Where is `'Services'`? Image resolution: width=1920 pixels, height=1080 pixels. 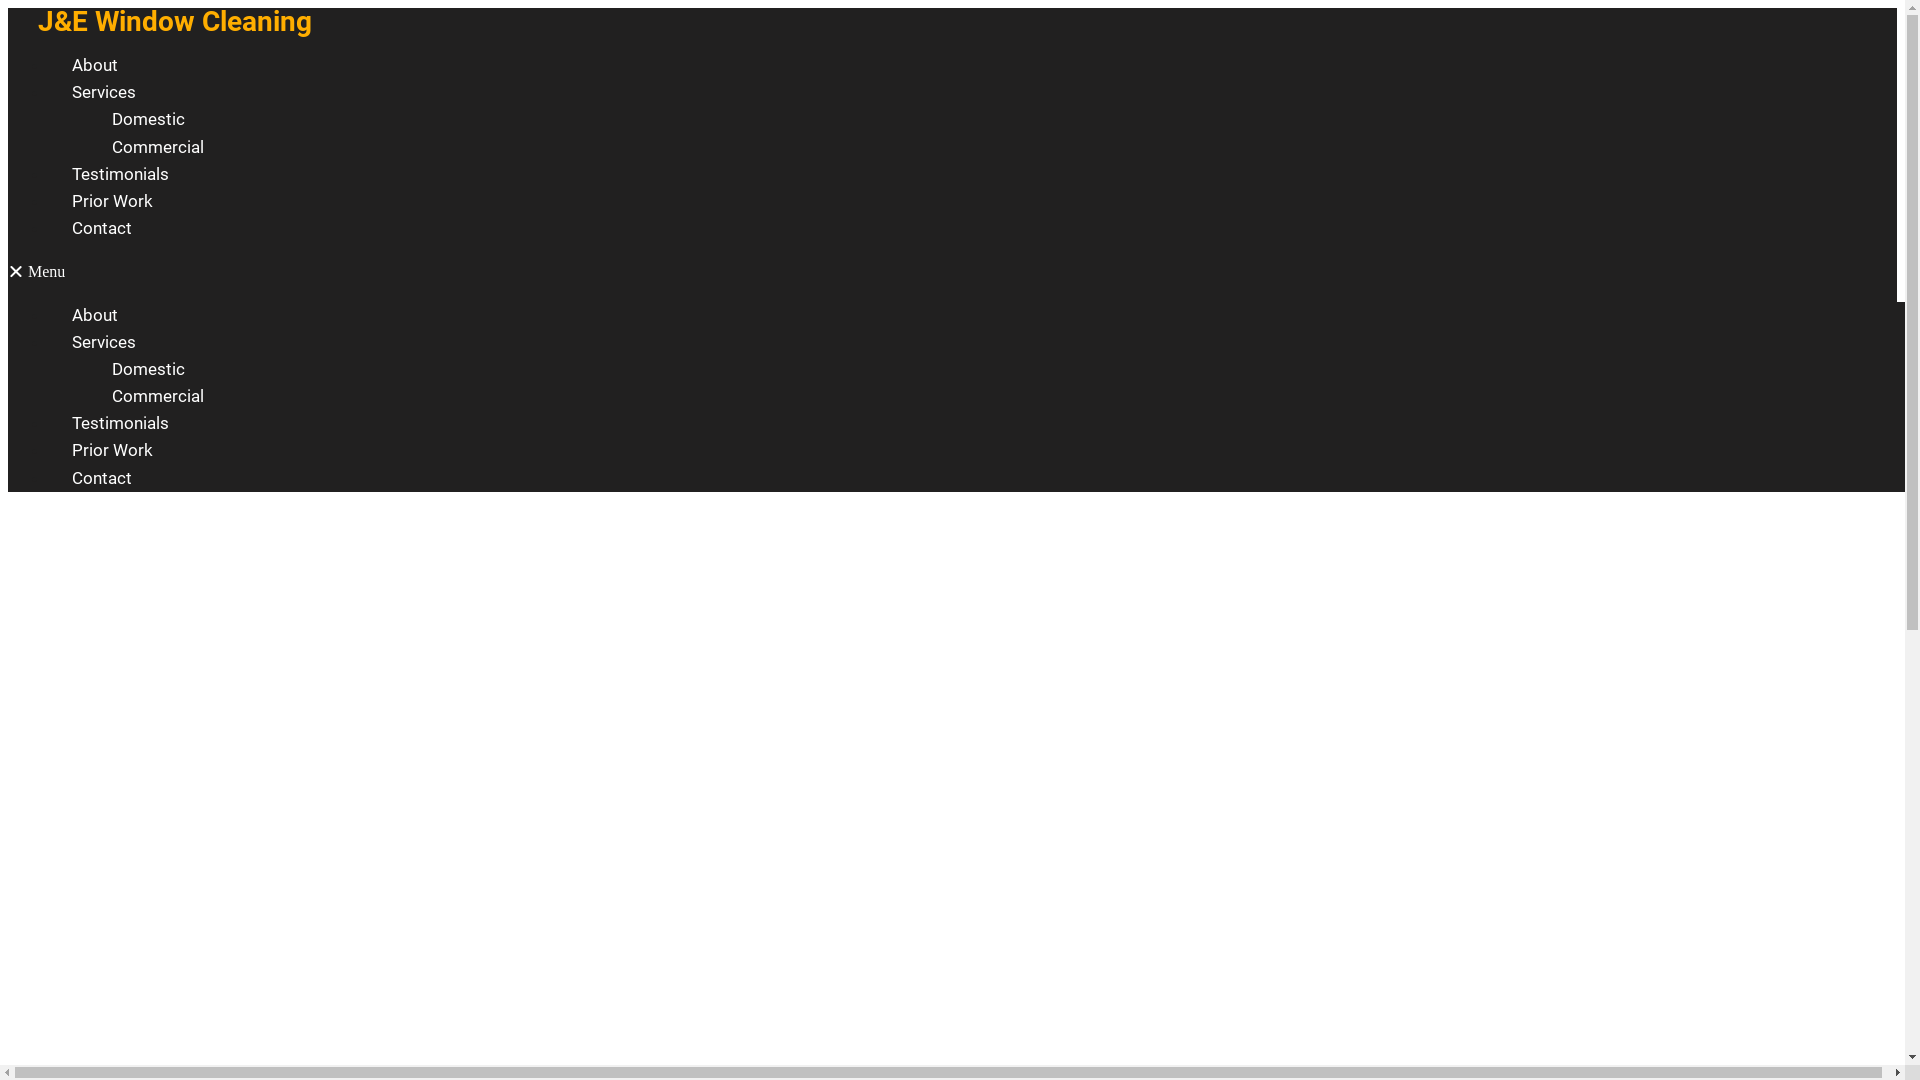
'Services' is located at coordinates (103, 341).